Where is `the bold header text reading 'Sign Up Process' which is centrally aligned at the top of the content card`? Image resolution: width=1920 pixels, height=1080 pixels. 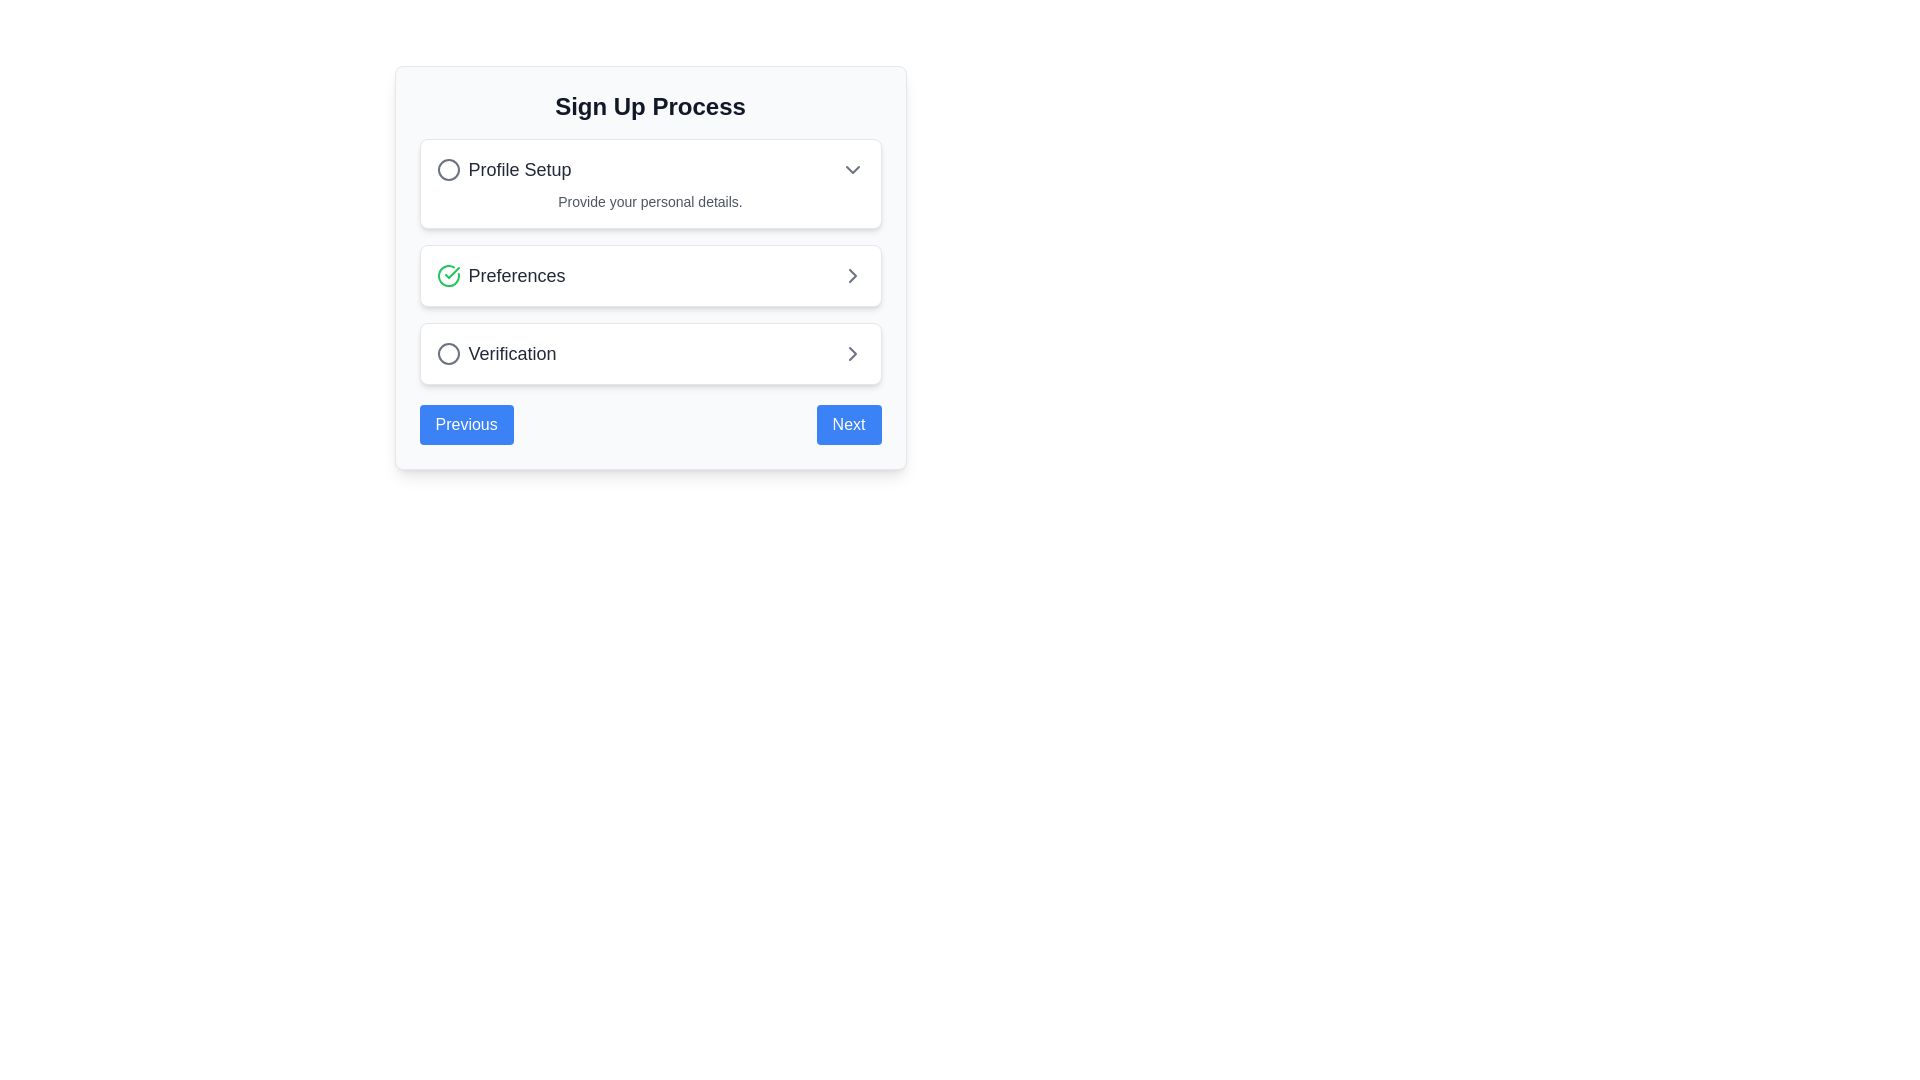
the bold header text reading 'Sign Up Process' which is centrally aligned at the top of the content card is located at coordinates (650, 107).